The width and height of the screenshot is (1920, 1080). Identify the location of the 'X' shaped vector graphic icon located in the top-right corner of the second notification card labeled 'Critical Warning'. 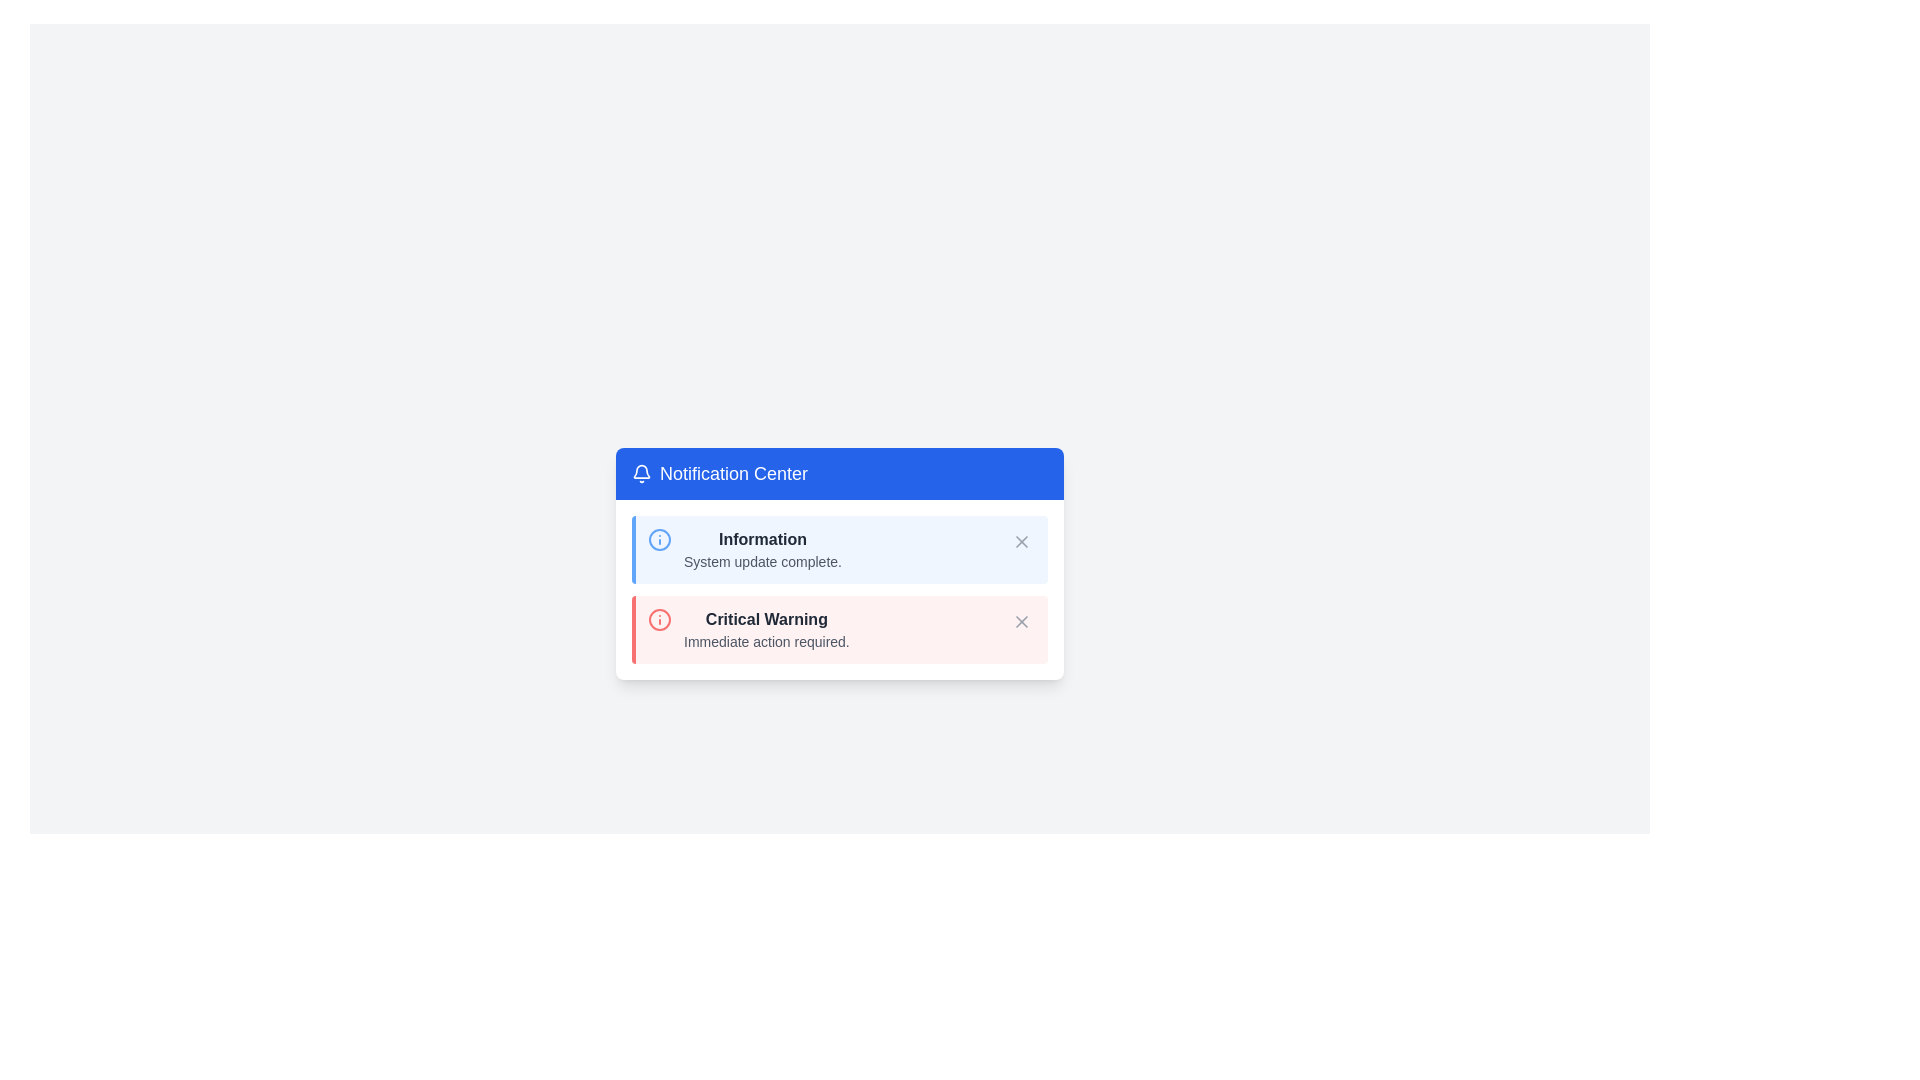
(1022, 620).